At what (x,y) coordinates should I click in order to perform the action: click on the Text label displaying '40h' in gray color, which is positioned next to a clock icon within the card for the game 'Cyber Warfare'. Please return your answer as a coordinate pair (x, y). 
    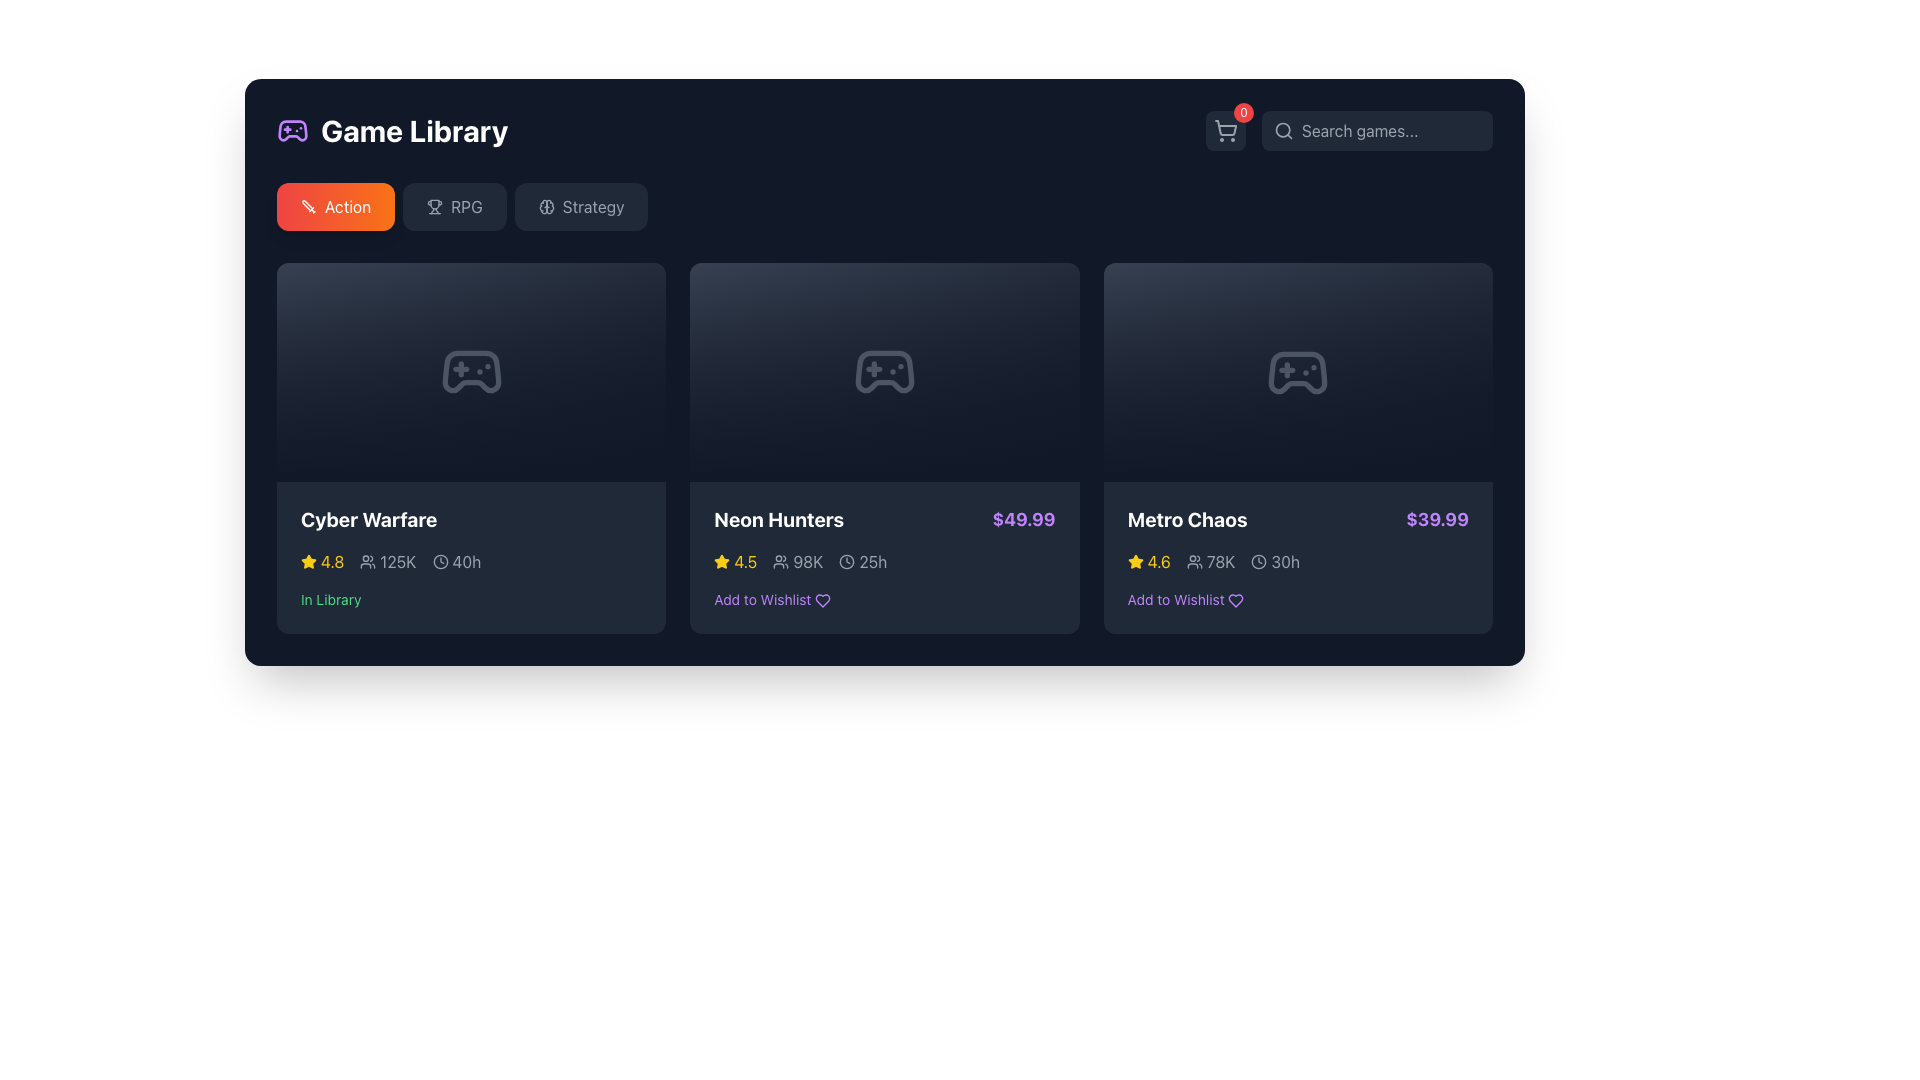
    Looking at the image, I should click on (455, 562).